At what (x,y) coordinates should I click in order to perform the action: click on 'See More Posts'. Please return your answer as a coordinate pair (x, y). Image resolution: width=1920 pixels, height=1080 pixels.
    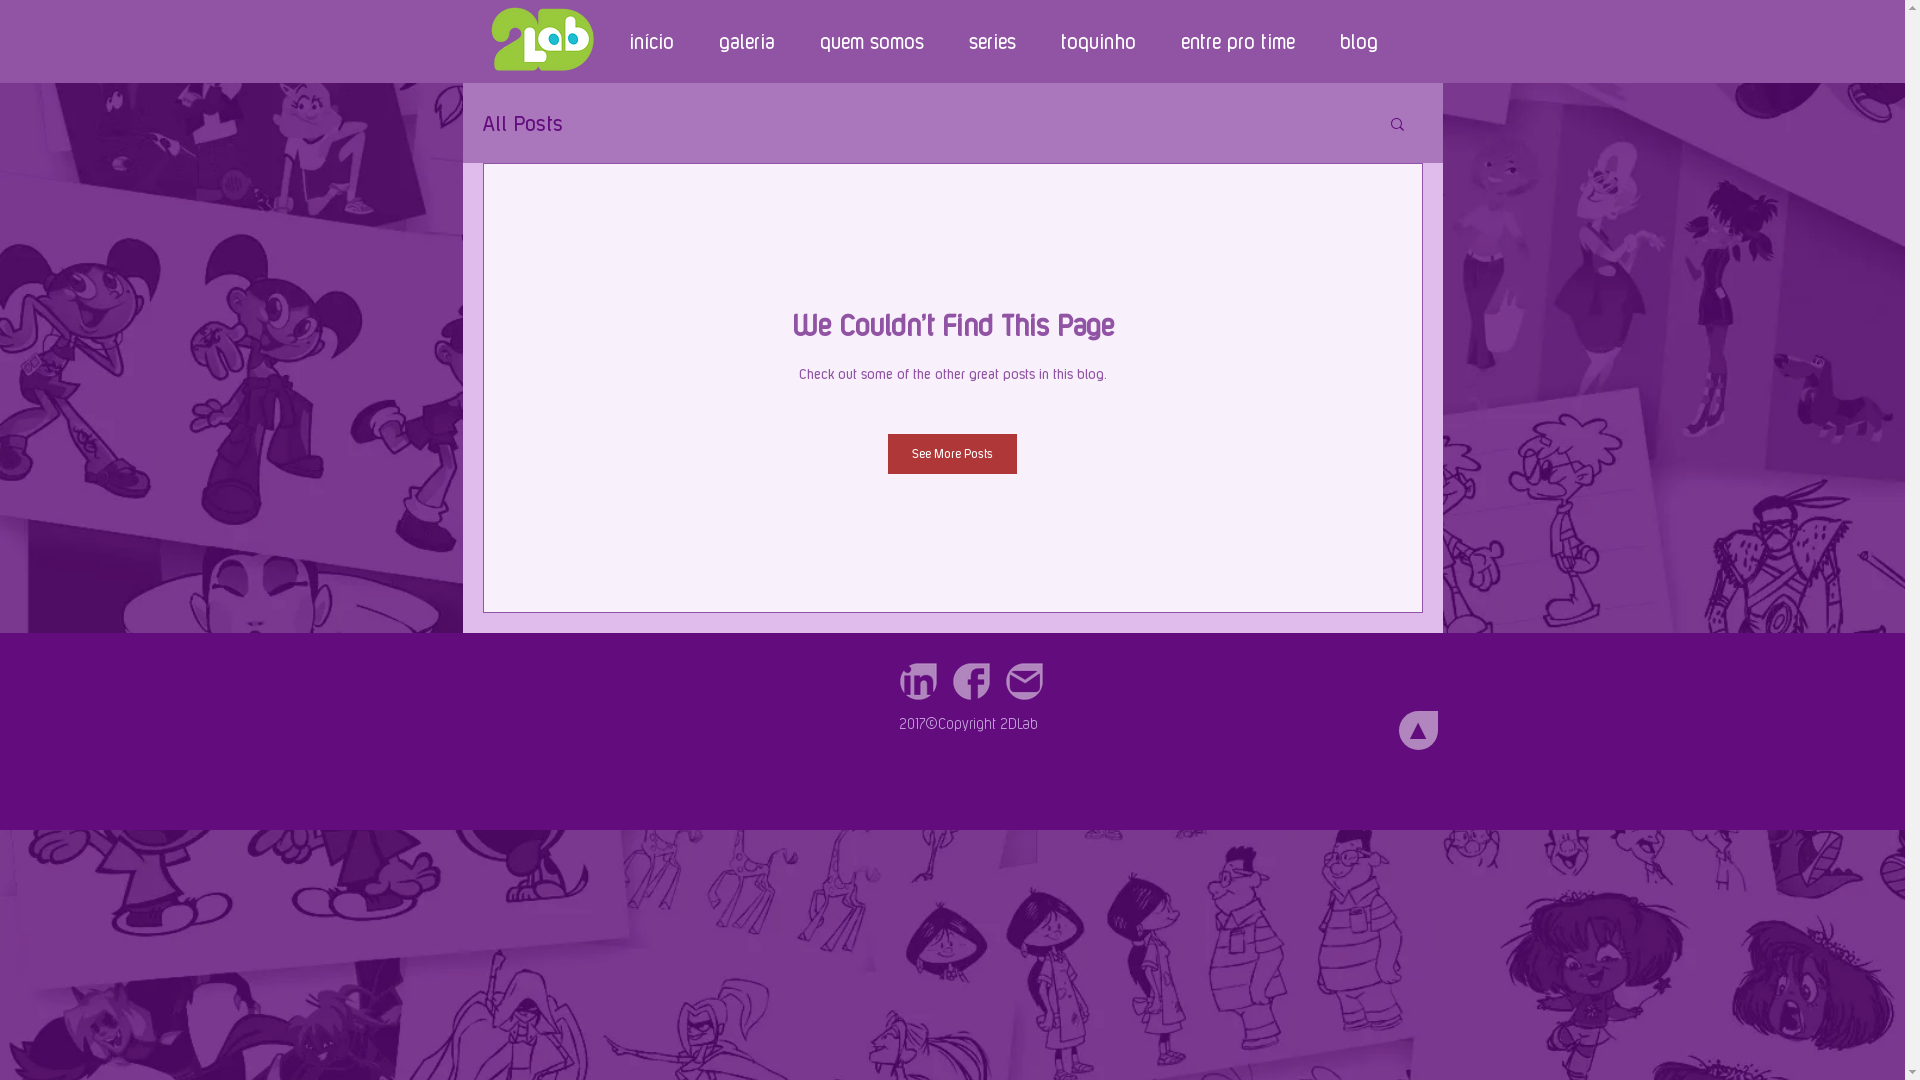
    Looking at the image, I should click on (887, 454).